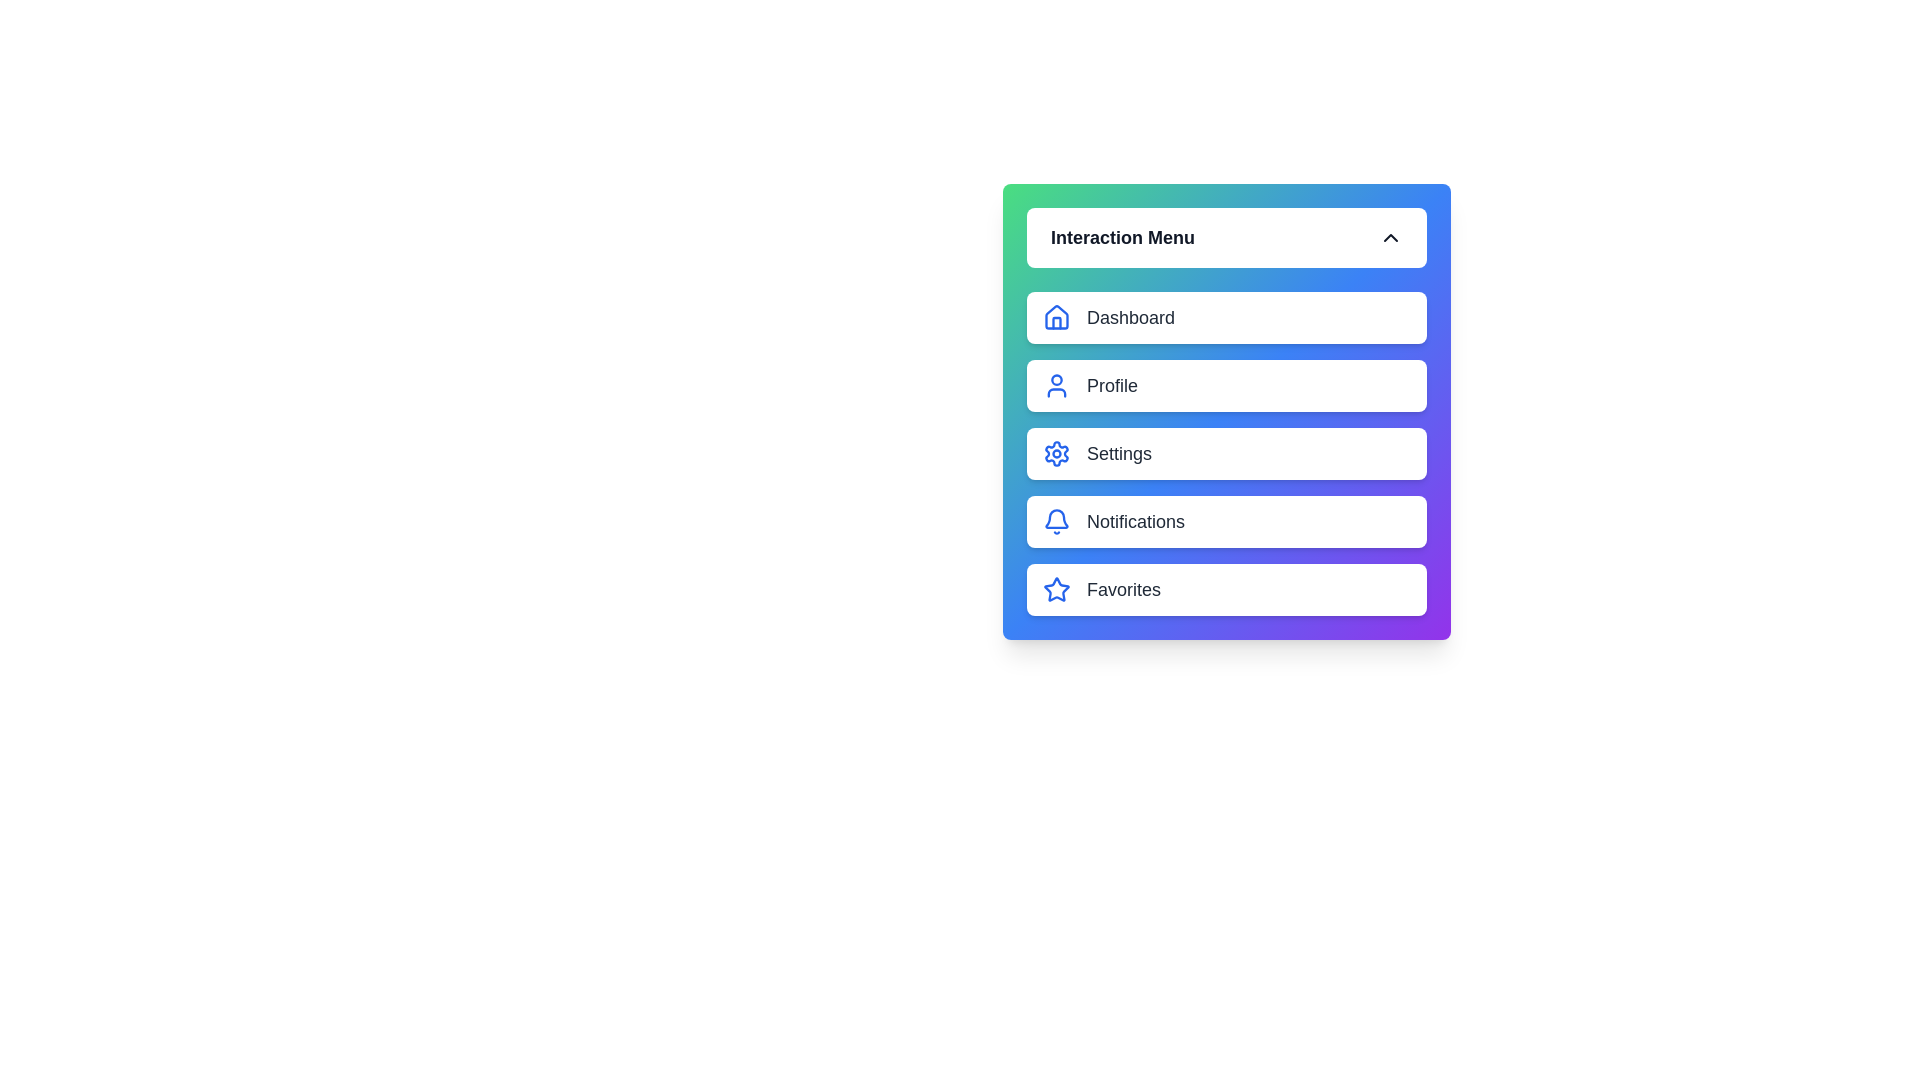 Image resolution: width=1920 pixels, height=1080 pixels. Describe the element at coordinates (1226, 237) in the screenshot. I see `the toggle button to change the visibility of the menu` at that location.